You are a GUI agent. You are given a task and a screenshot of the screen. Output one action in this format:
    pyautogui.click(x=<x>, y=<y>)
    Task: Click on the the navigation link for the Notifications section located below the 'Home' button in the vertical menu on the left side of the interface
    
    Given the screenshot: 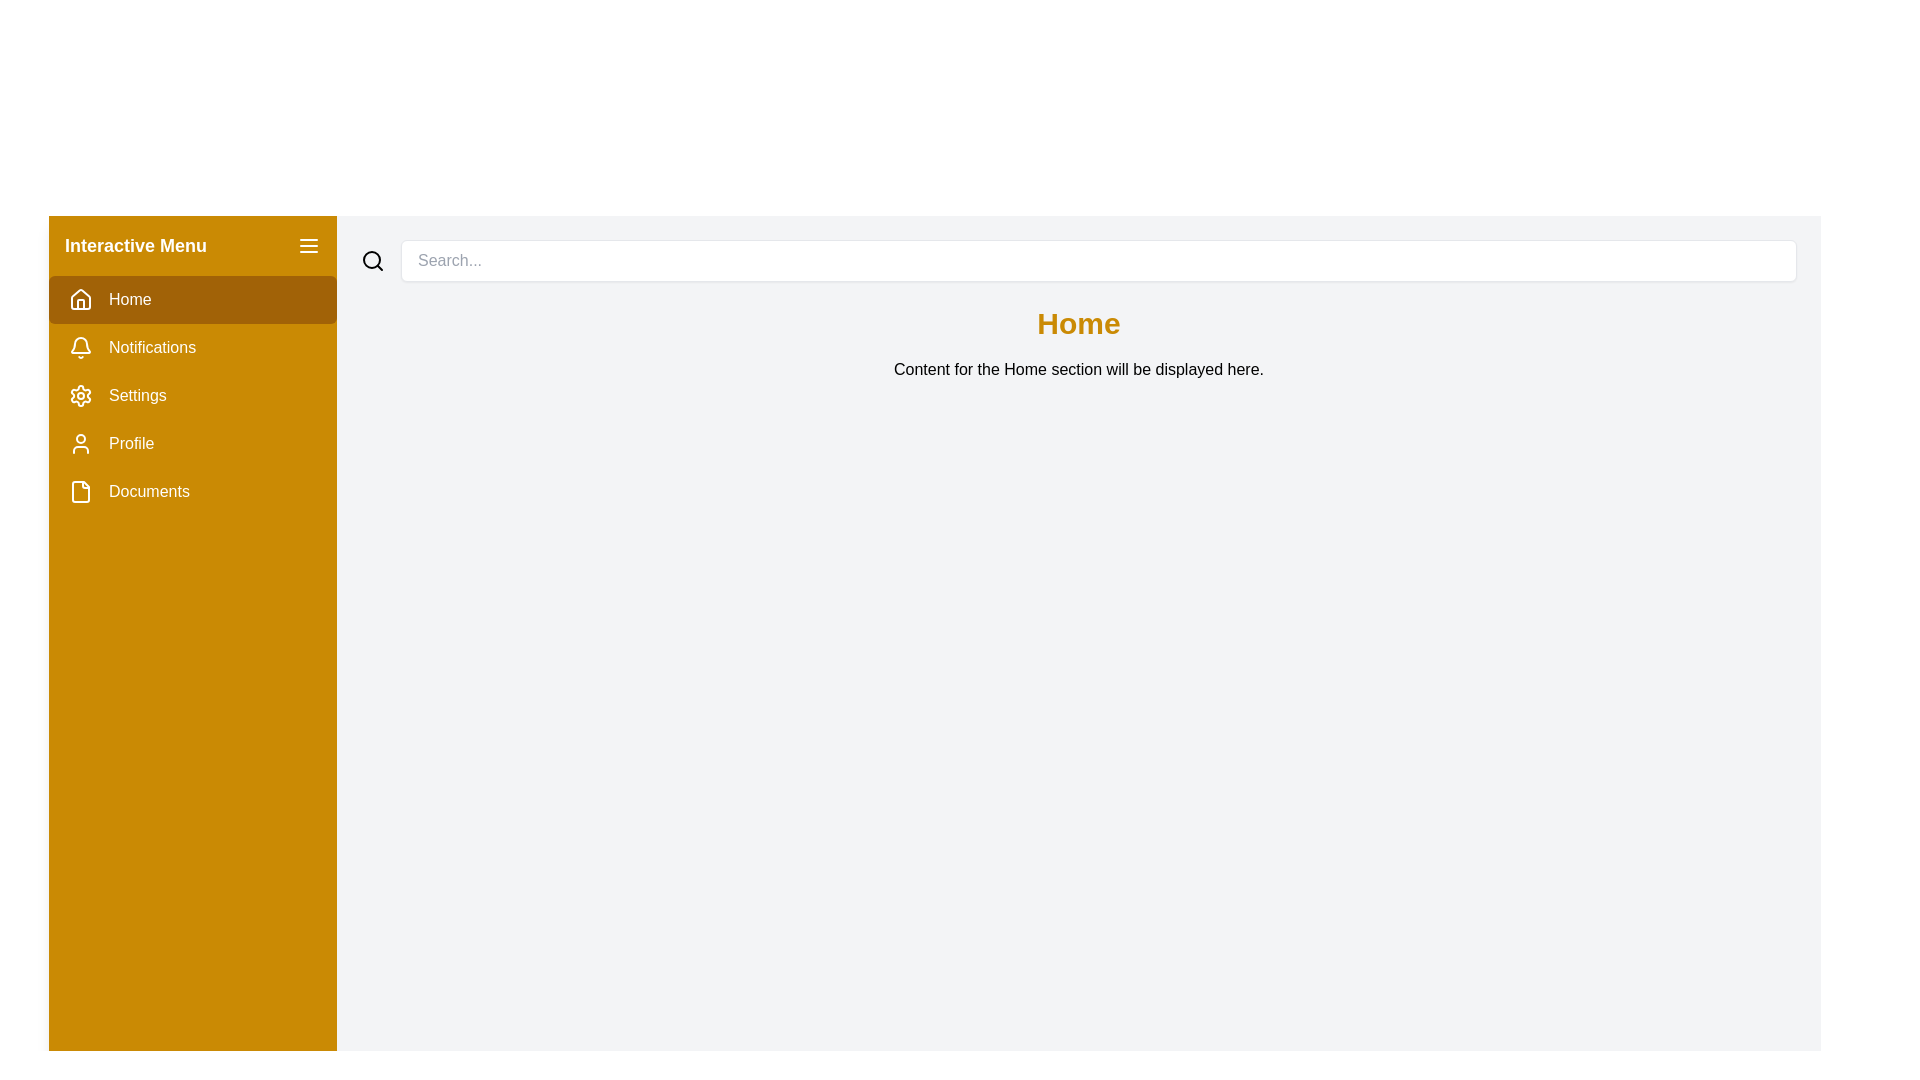 What is the action you would take?
    pyautogui.click(x=192, y=346)
    